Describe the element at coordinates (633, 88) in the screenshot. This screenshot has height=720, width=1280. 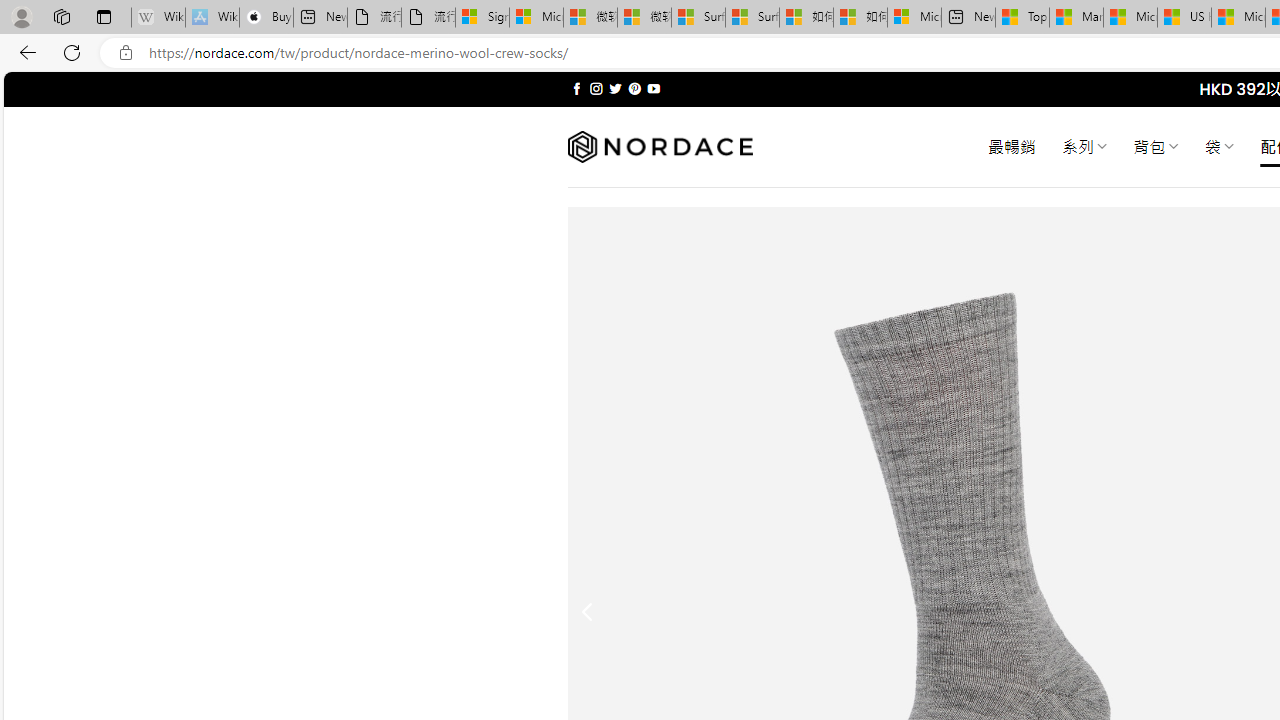
I see `'Follow on Pinterest'` at that location.